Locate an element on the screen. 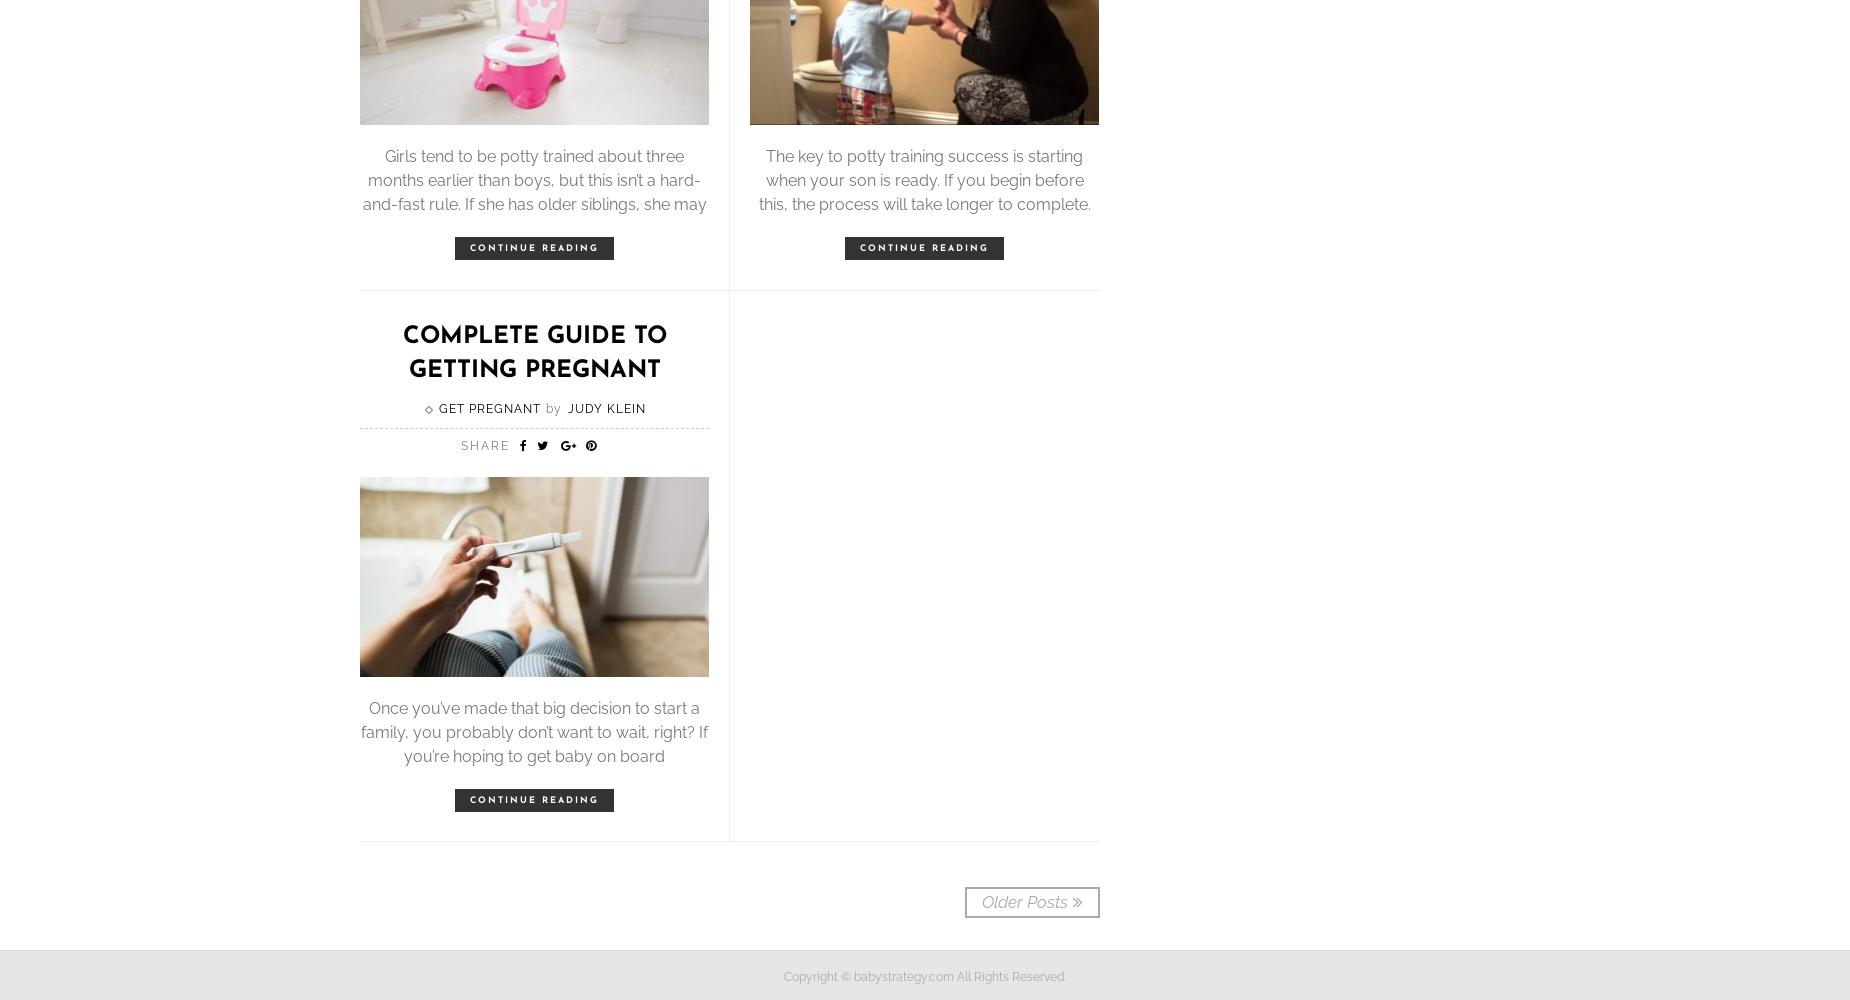 This screenshot has width=1850, height=1000. 'Get Pregnant' is located at coordinates (437, 409).